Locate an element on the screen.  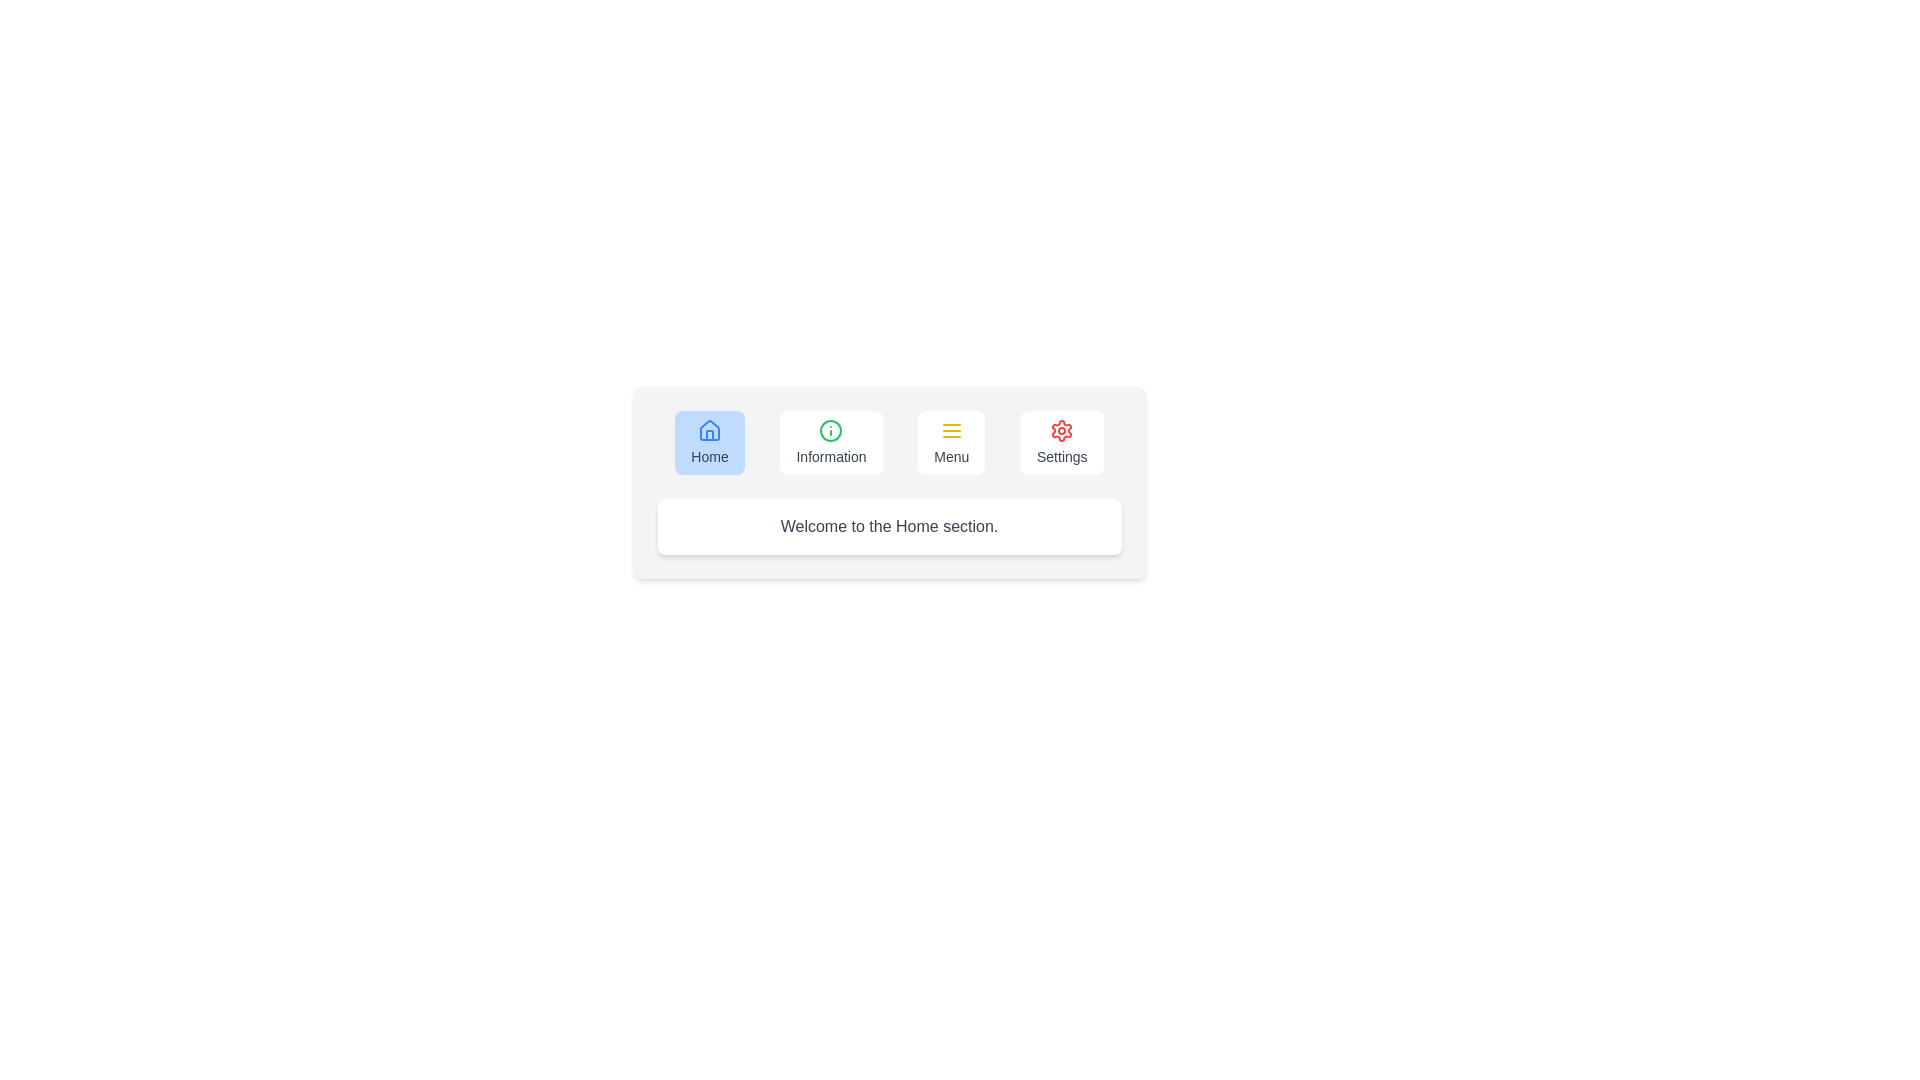
the Navigation menu bar to trigger visual effects, which includes four sections labeled 'Home,' 'Information,' 'Menu,' and 'Settings.' is located at coordinates (888, 442).